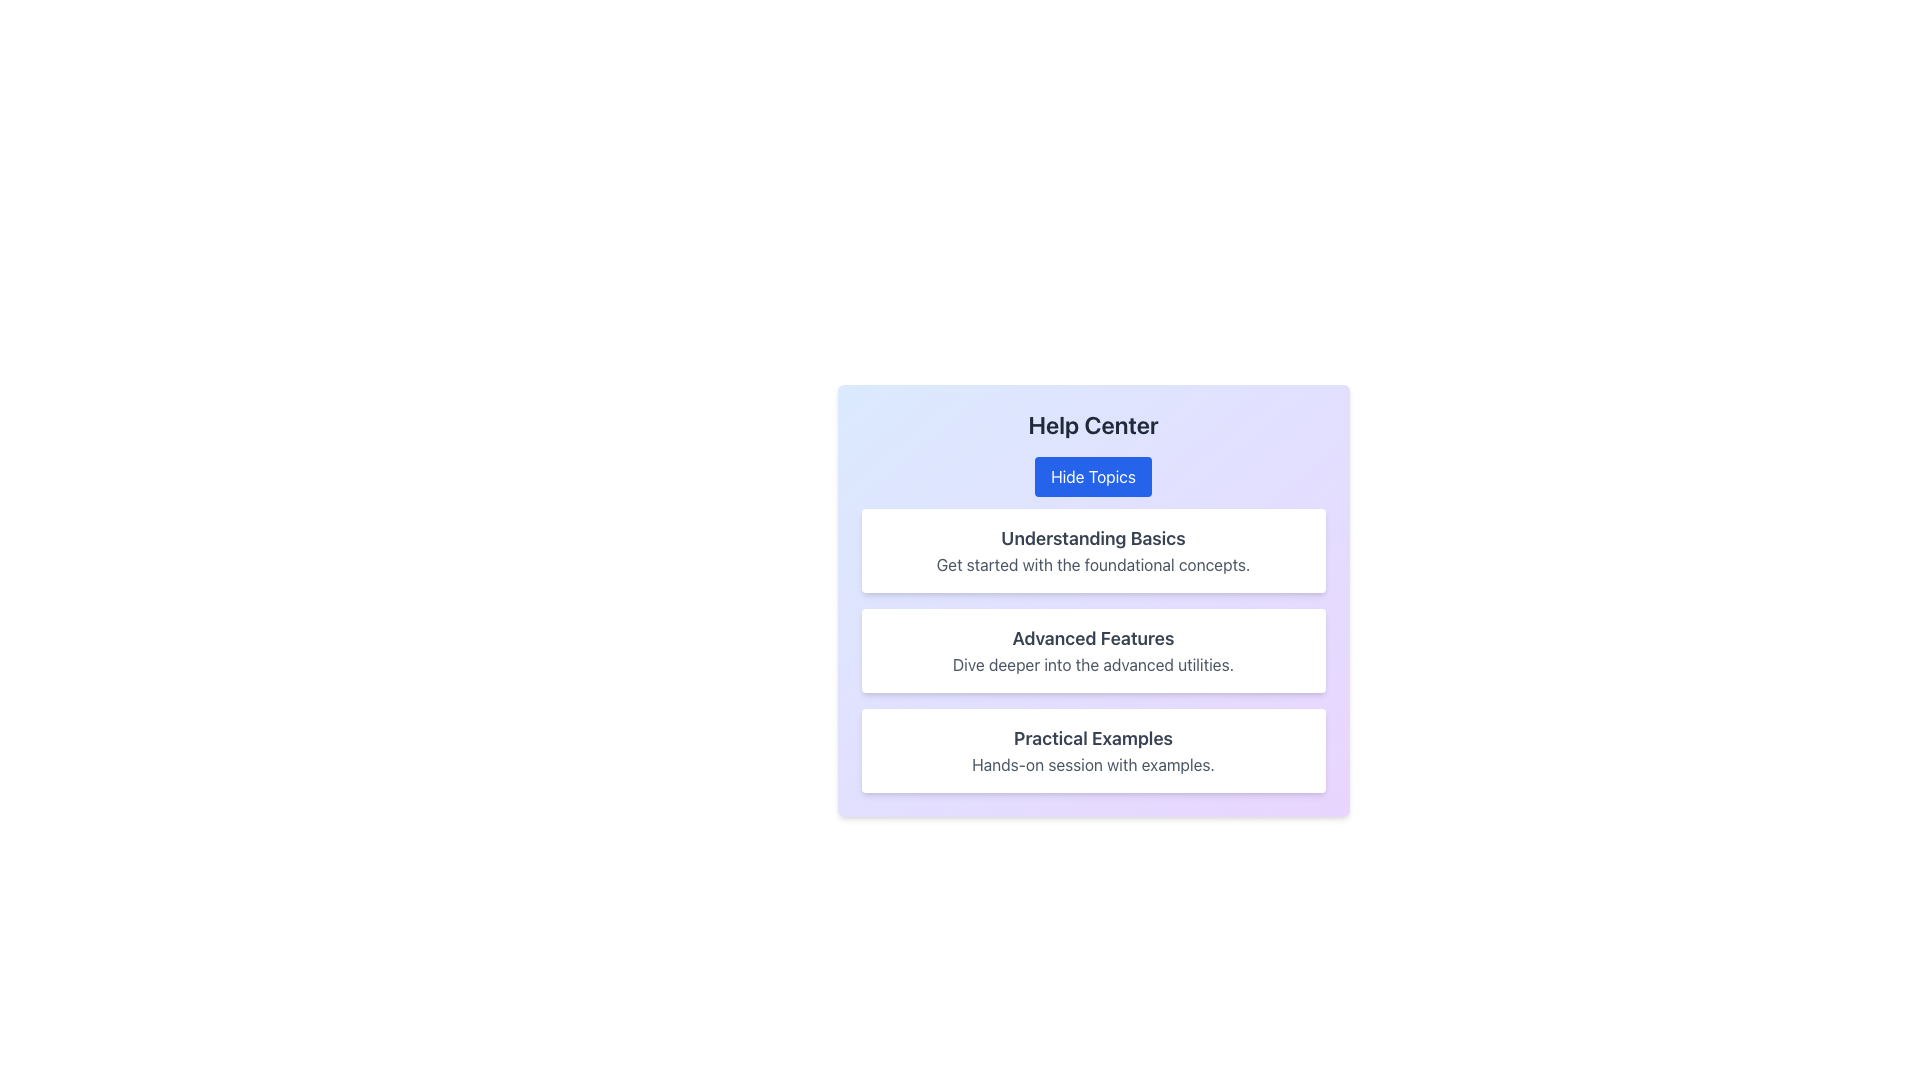  I want to click on the blue rectangular button labeled 'Hide Topics', so click(1092, 477).